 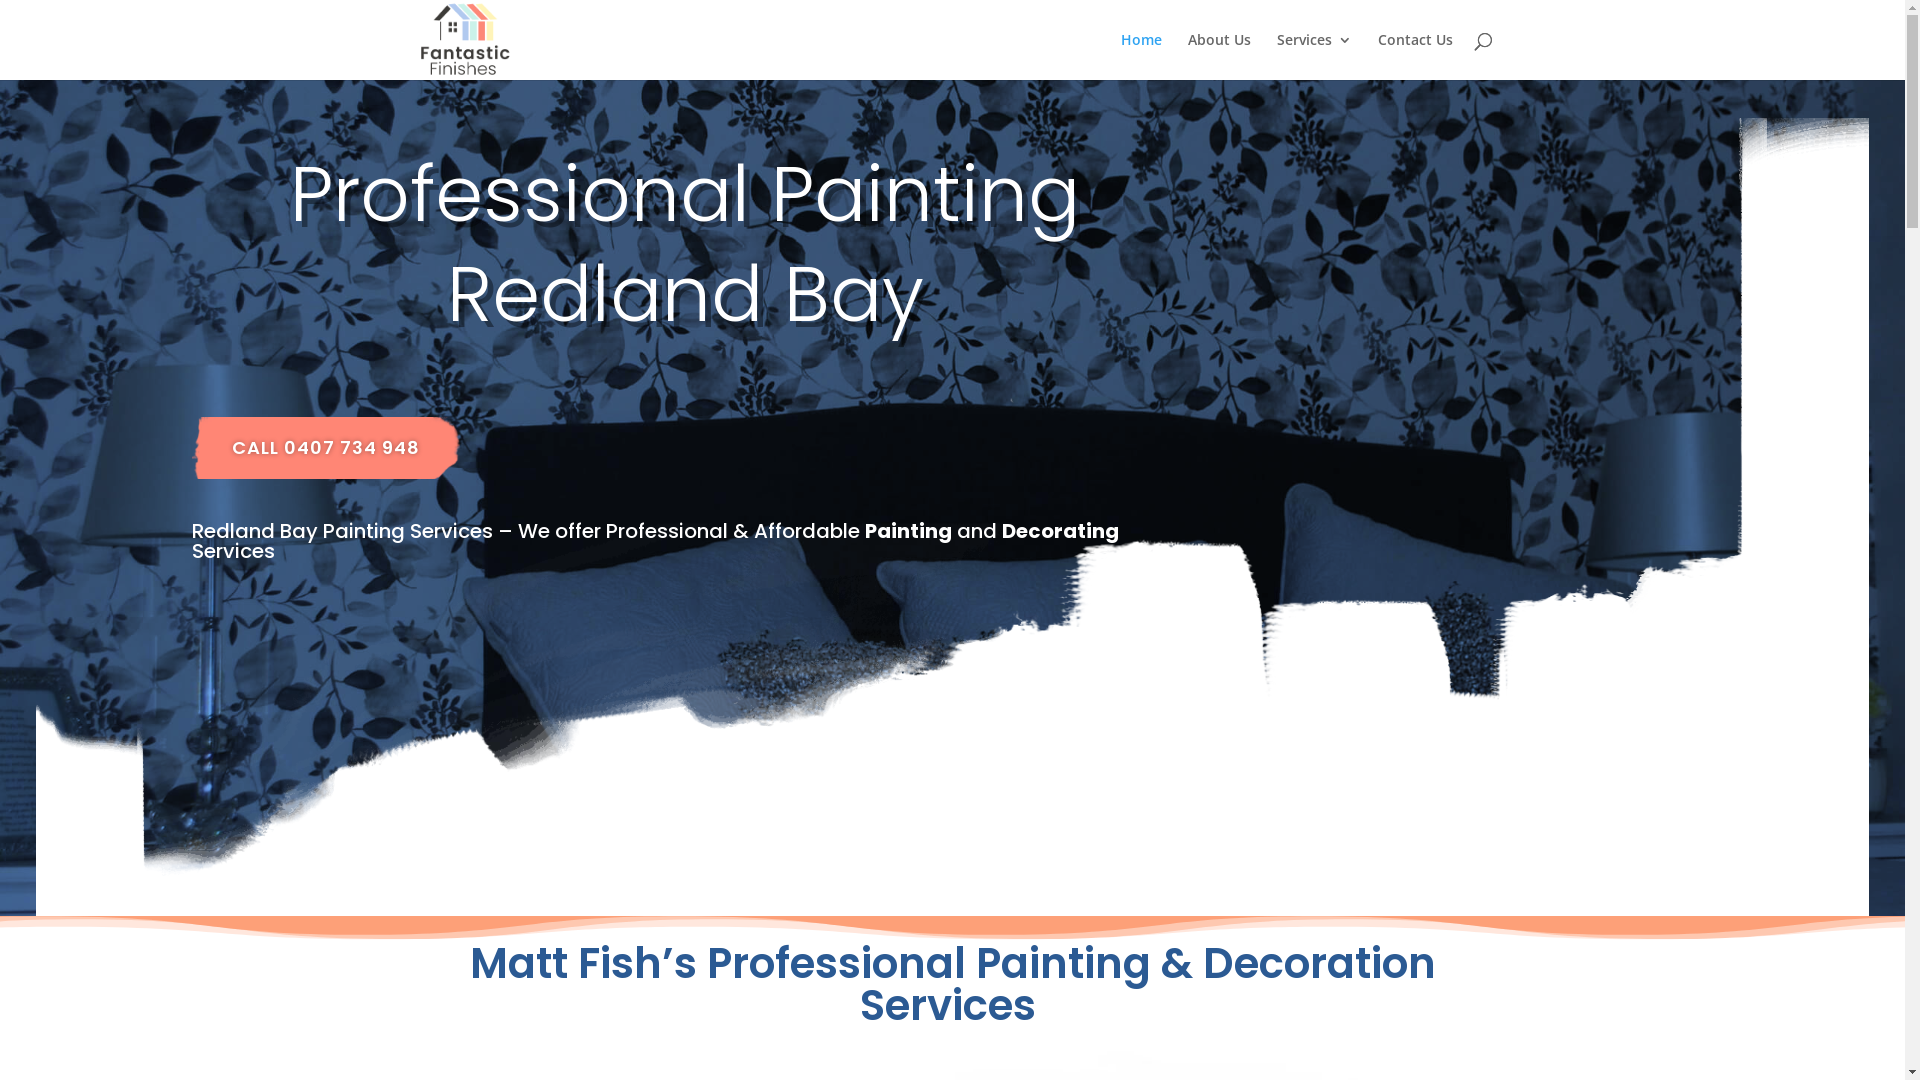 I want to click on 'Home', so click(x=1140, y=55).